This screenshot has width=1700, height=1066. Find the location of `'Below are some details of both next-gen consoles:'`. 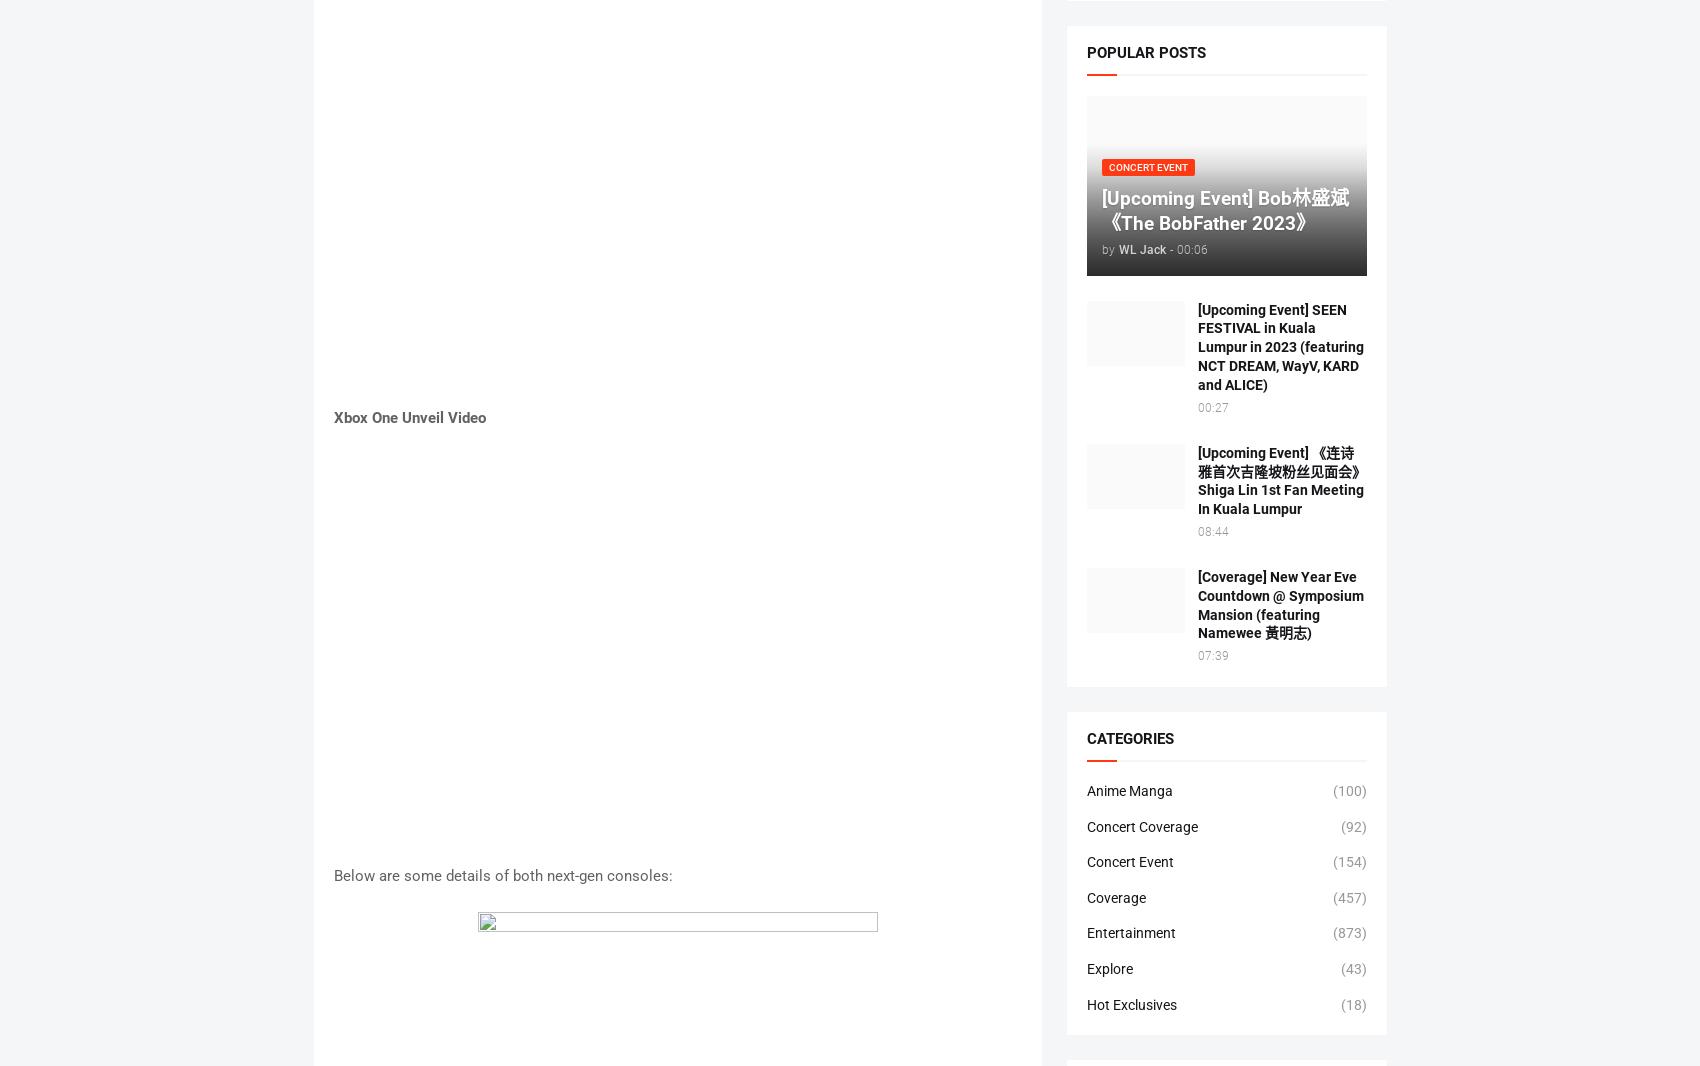

'Below are some details of both next-gen consoles:' is located at coordinates (502, 874).